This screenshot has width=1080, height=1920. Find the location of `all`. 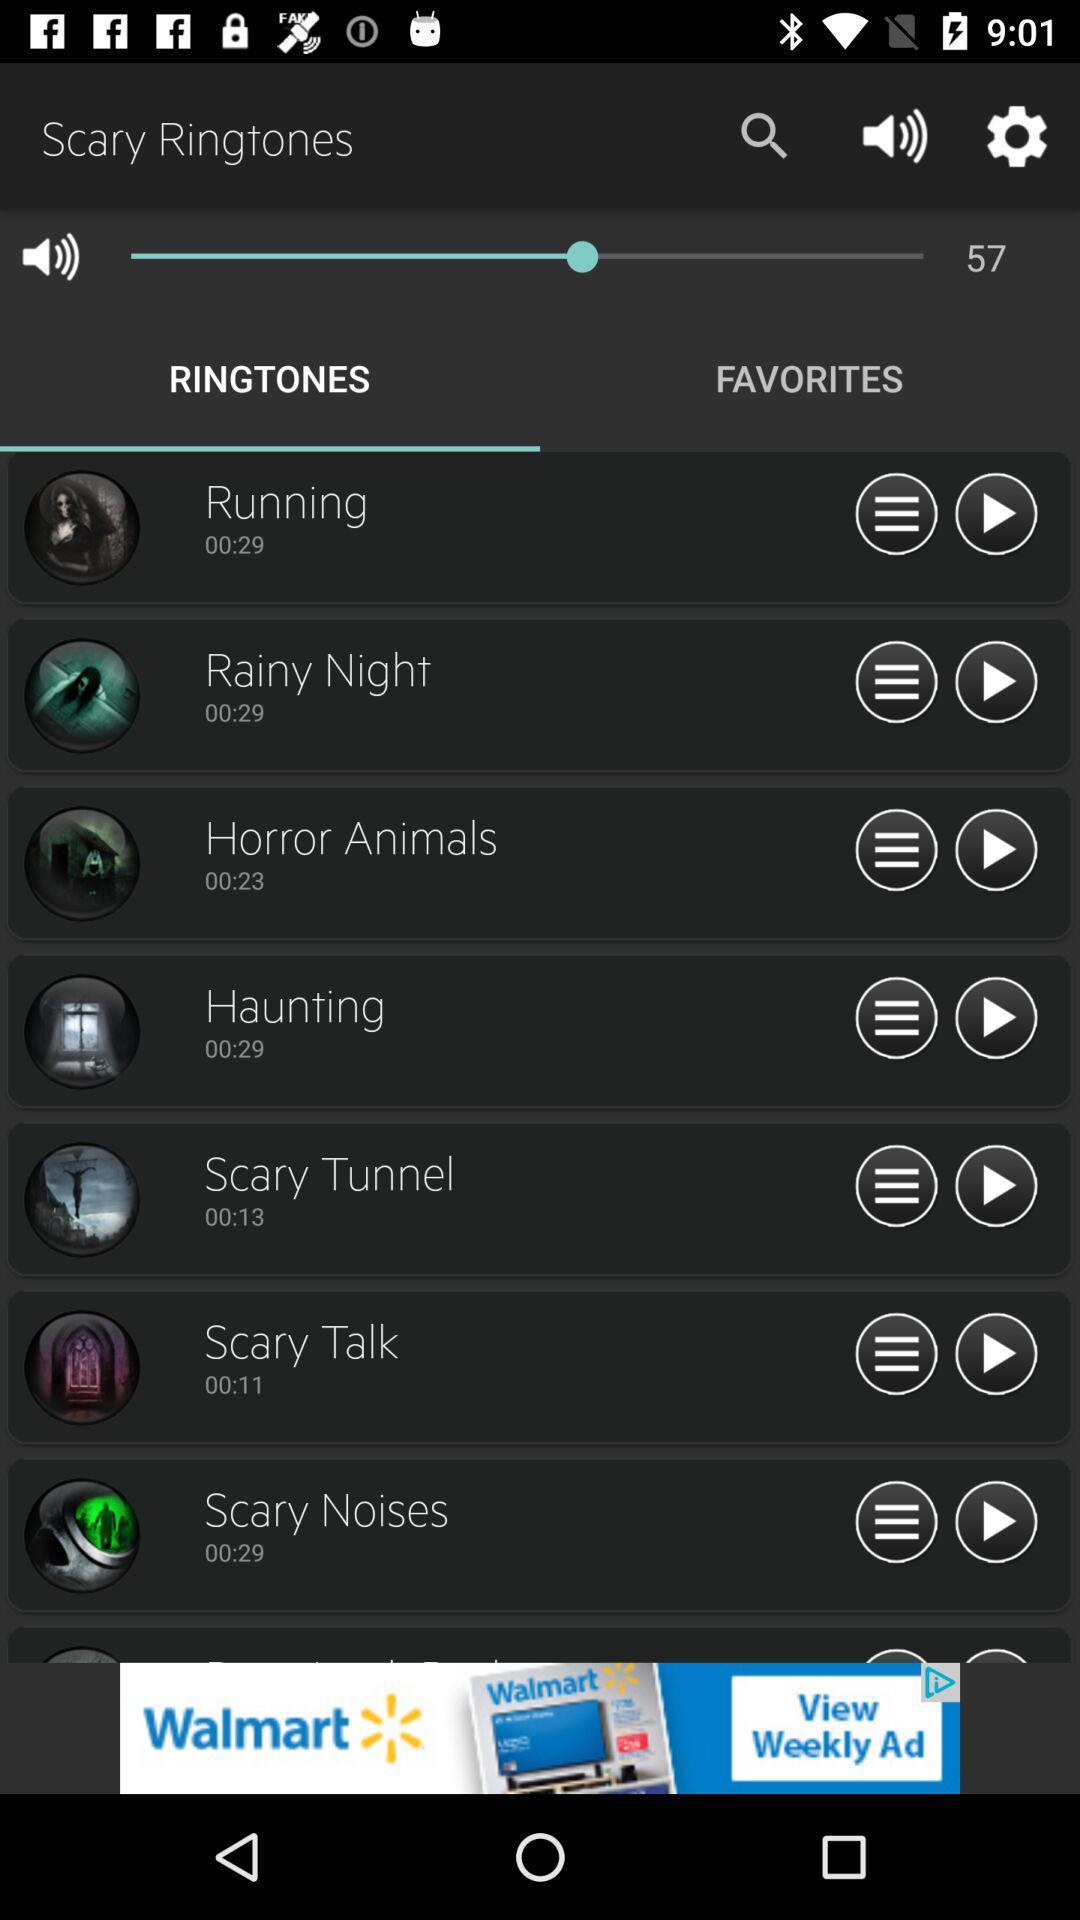

all is located at coordinates (895, 851).